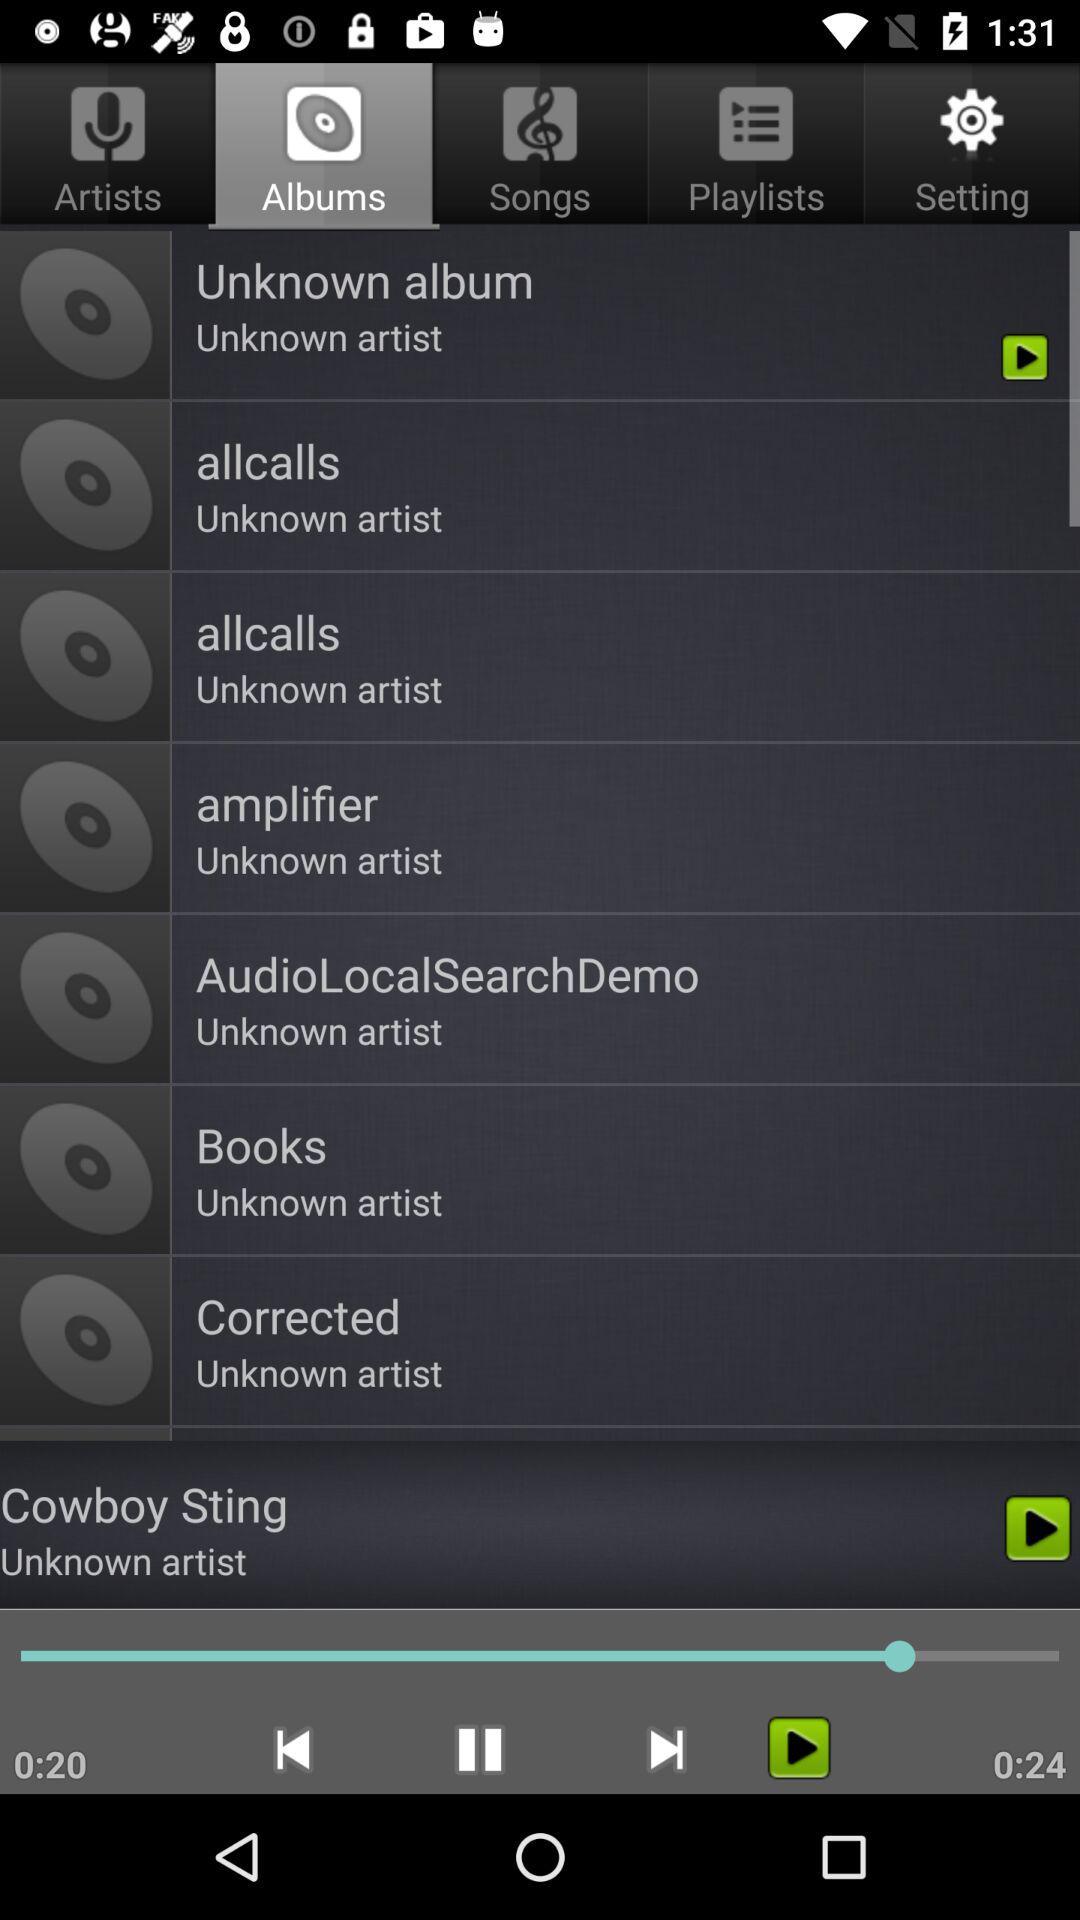  I want to click on the play icon, so click(798, 1746).